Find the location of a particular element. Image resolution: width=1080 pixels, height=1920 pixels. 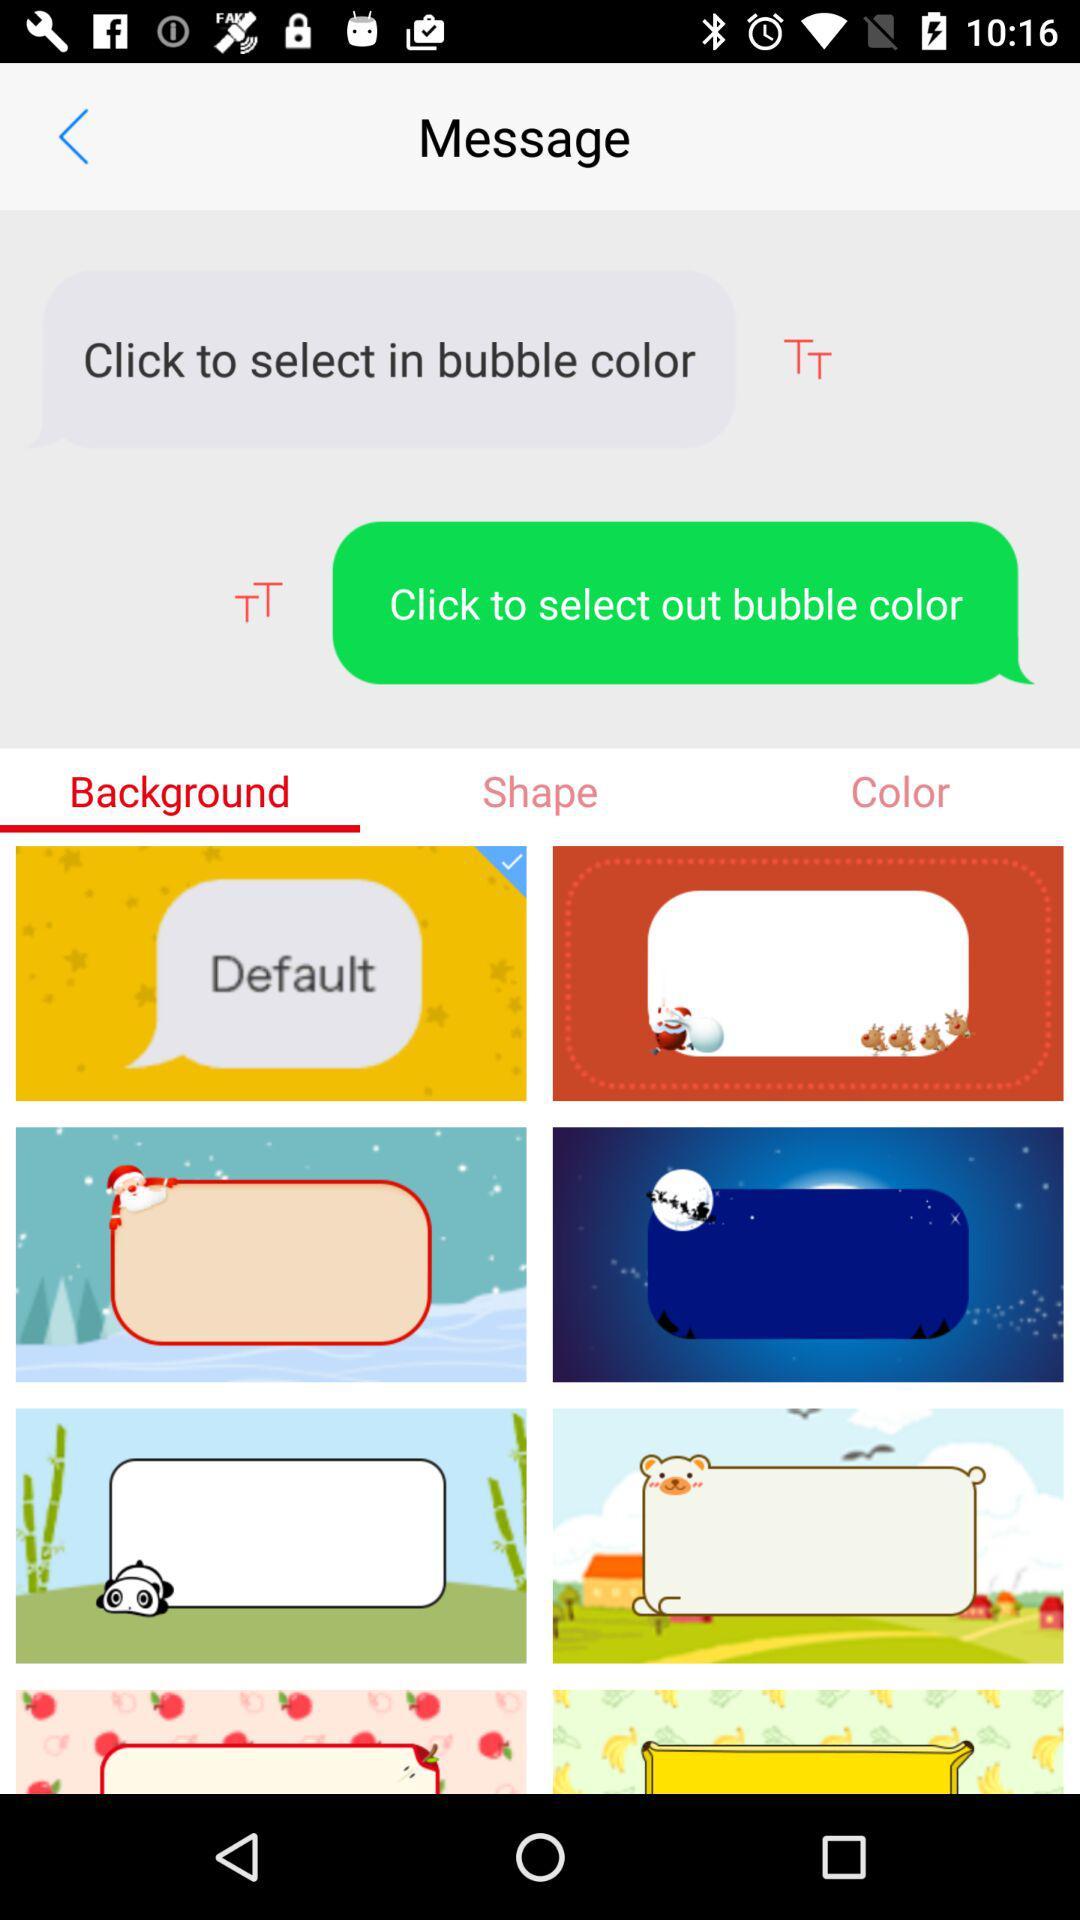

tick mark which is below shape is located at coordinates (499, 872).